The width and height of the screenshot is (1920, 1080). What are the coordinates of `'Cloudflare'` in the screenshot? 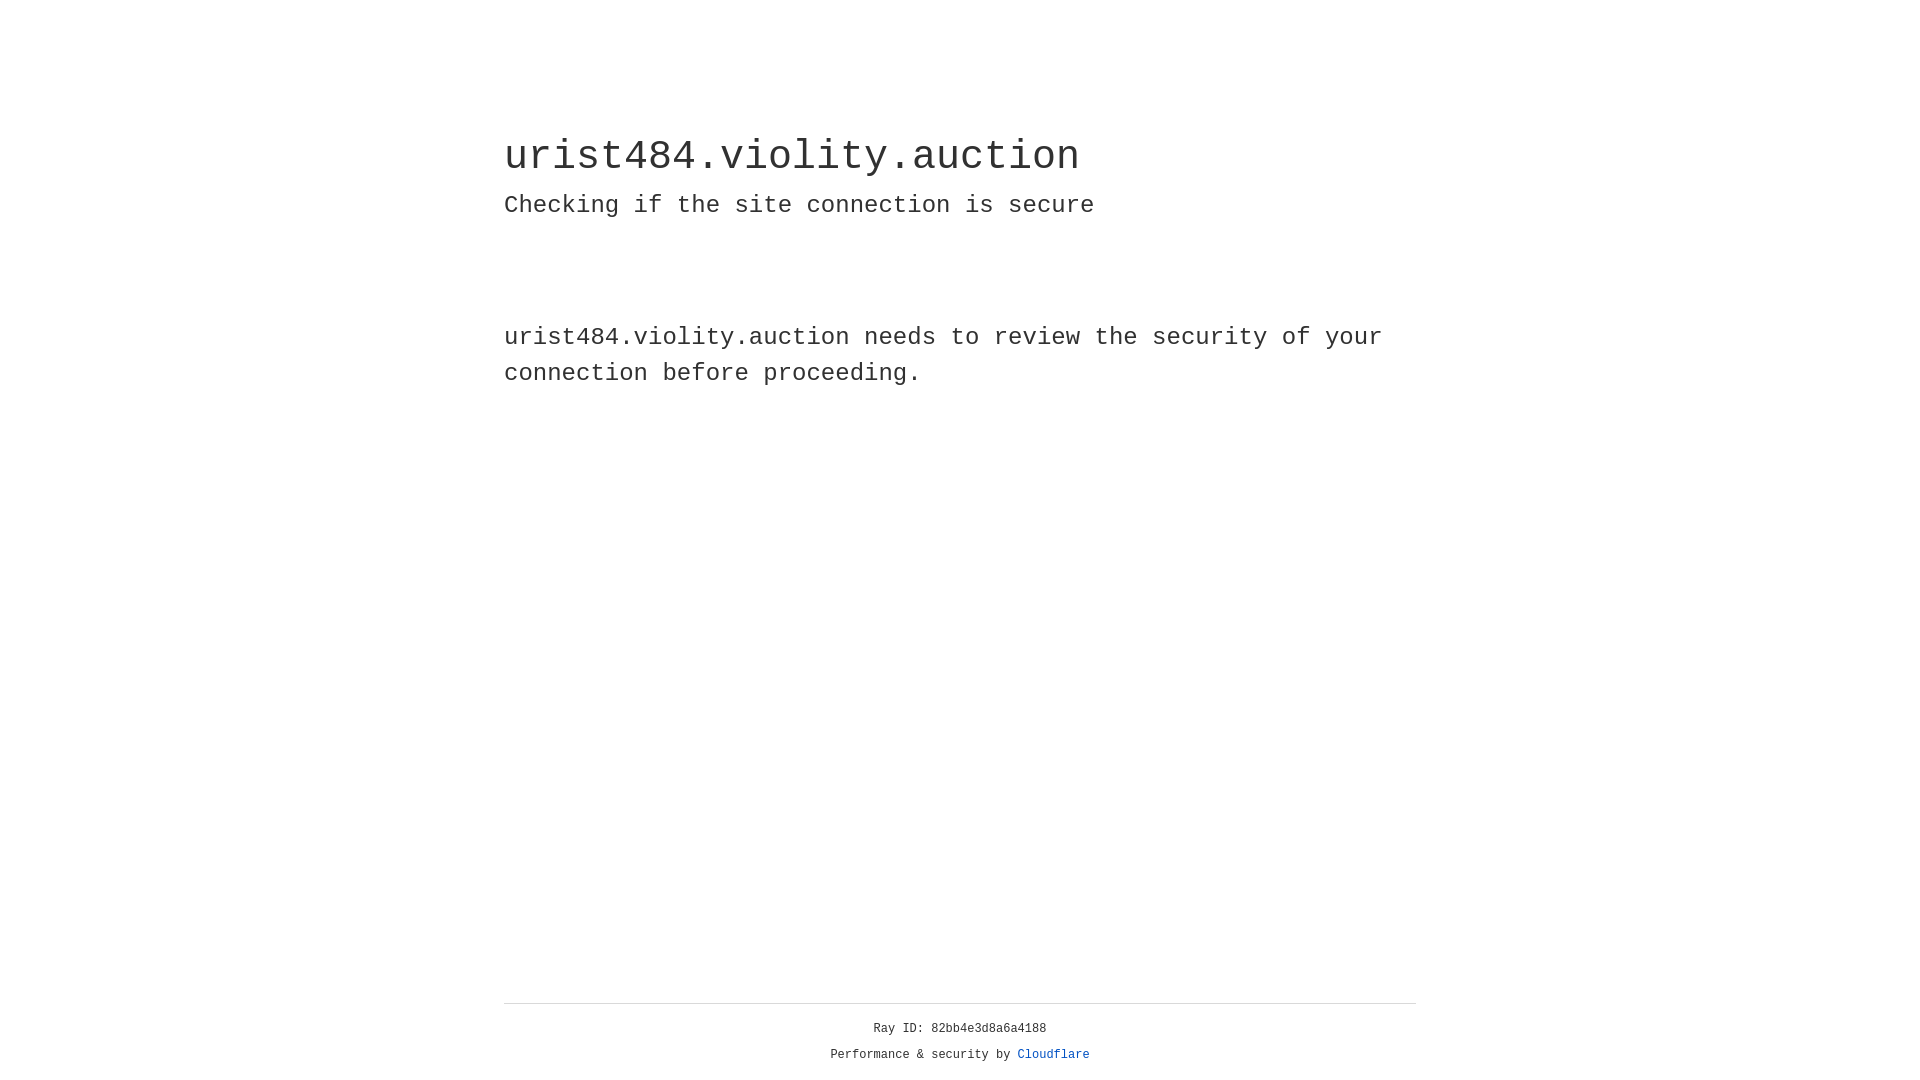 It's located at (1053, 1054).